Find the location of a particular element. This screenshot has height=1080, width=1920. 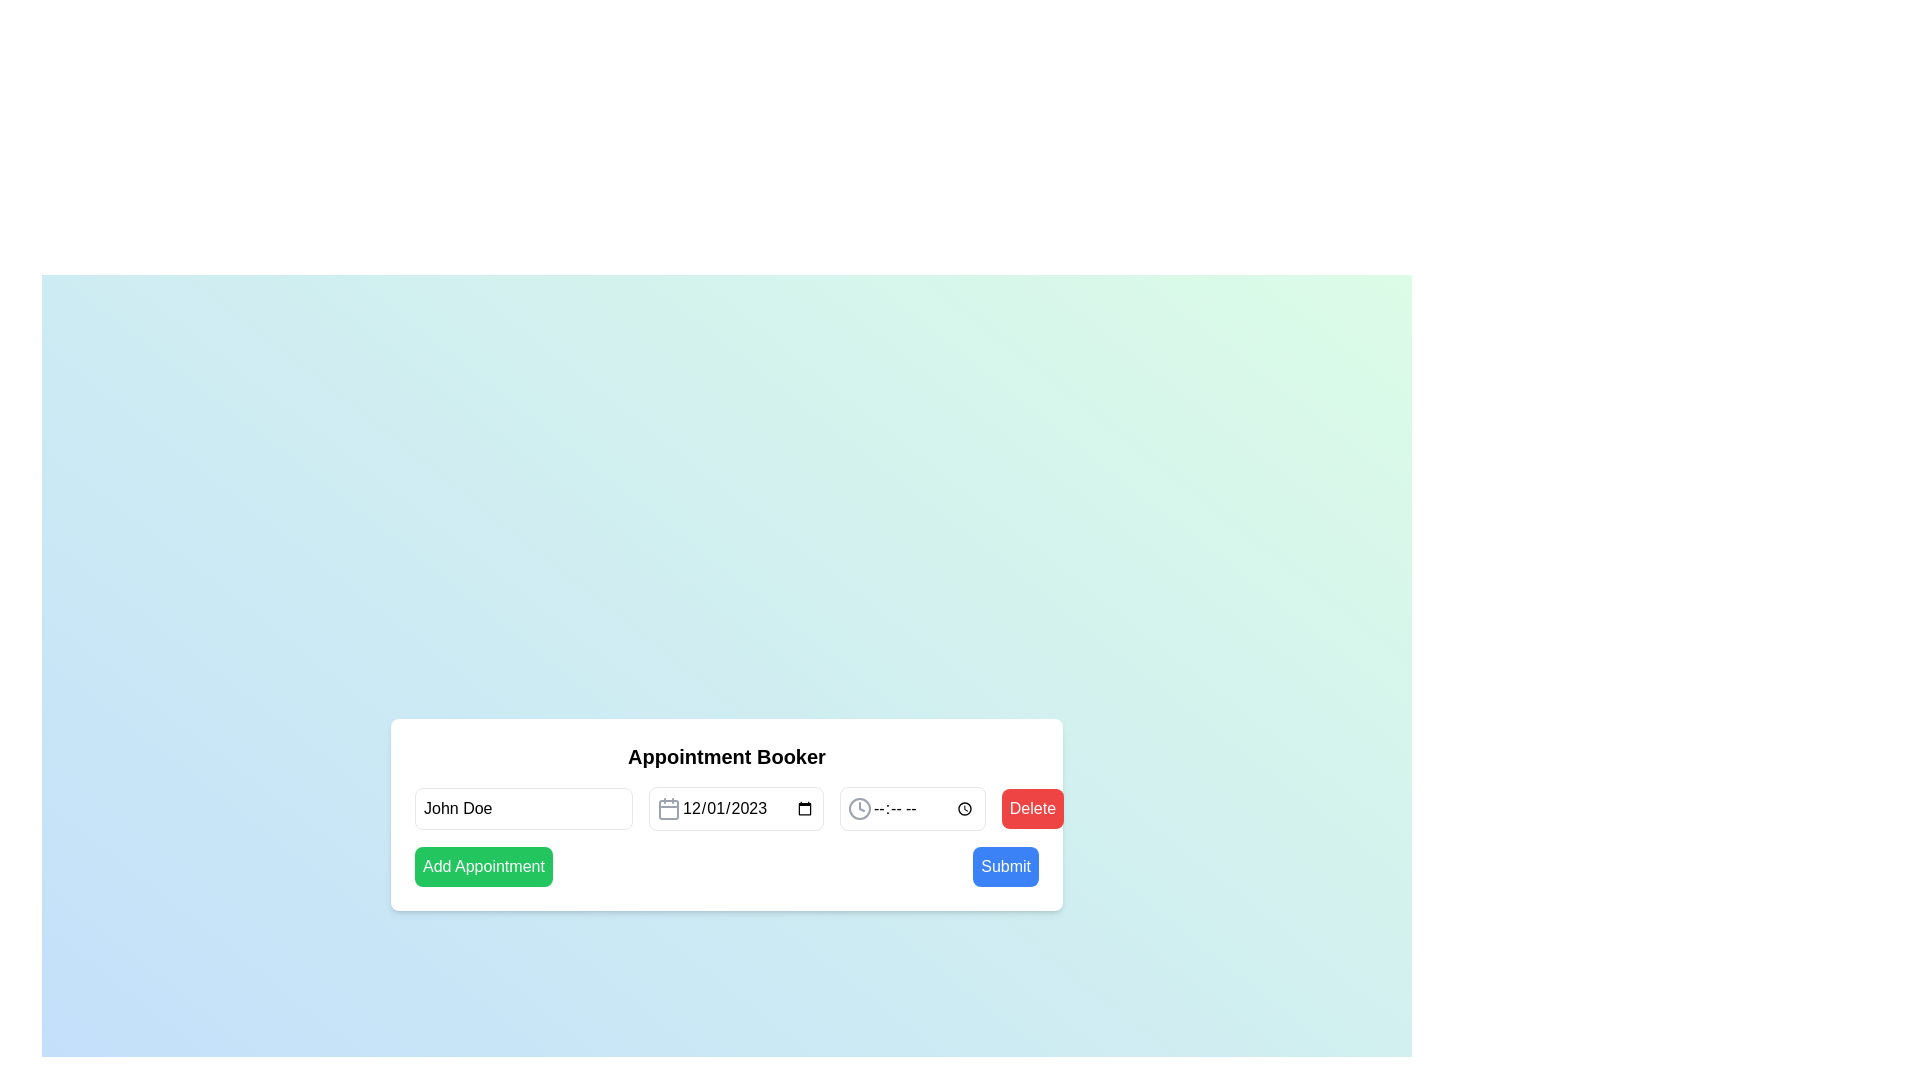

the 'Delete' button with a red background and white text is located at coordinates (1032, 808).